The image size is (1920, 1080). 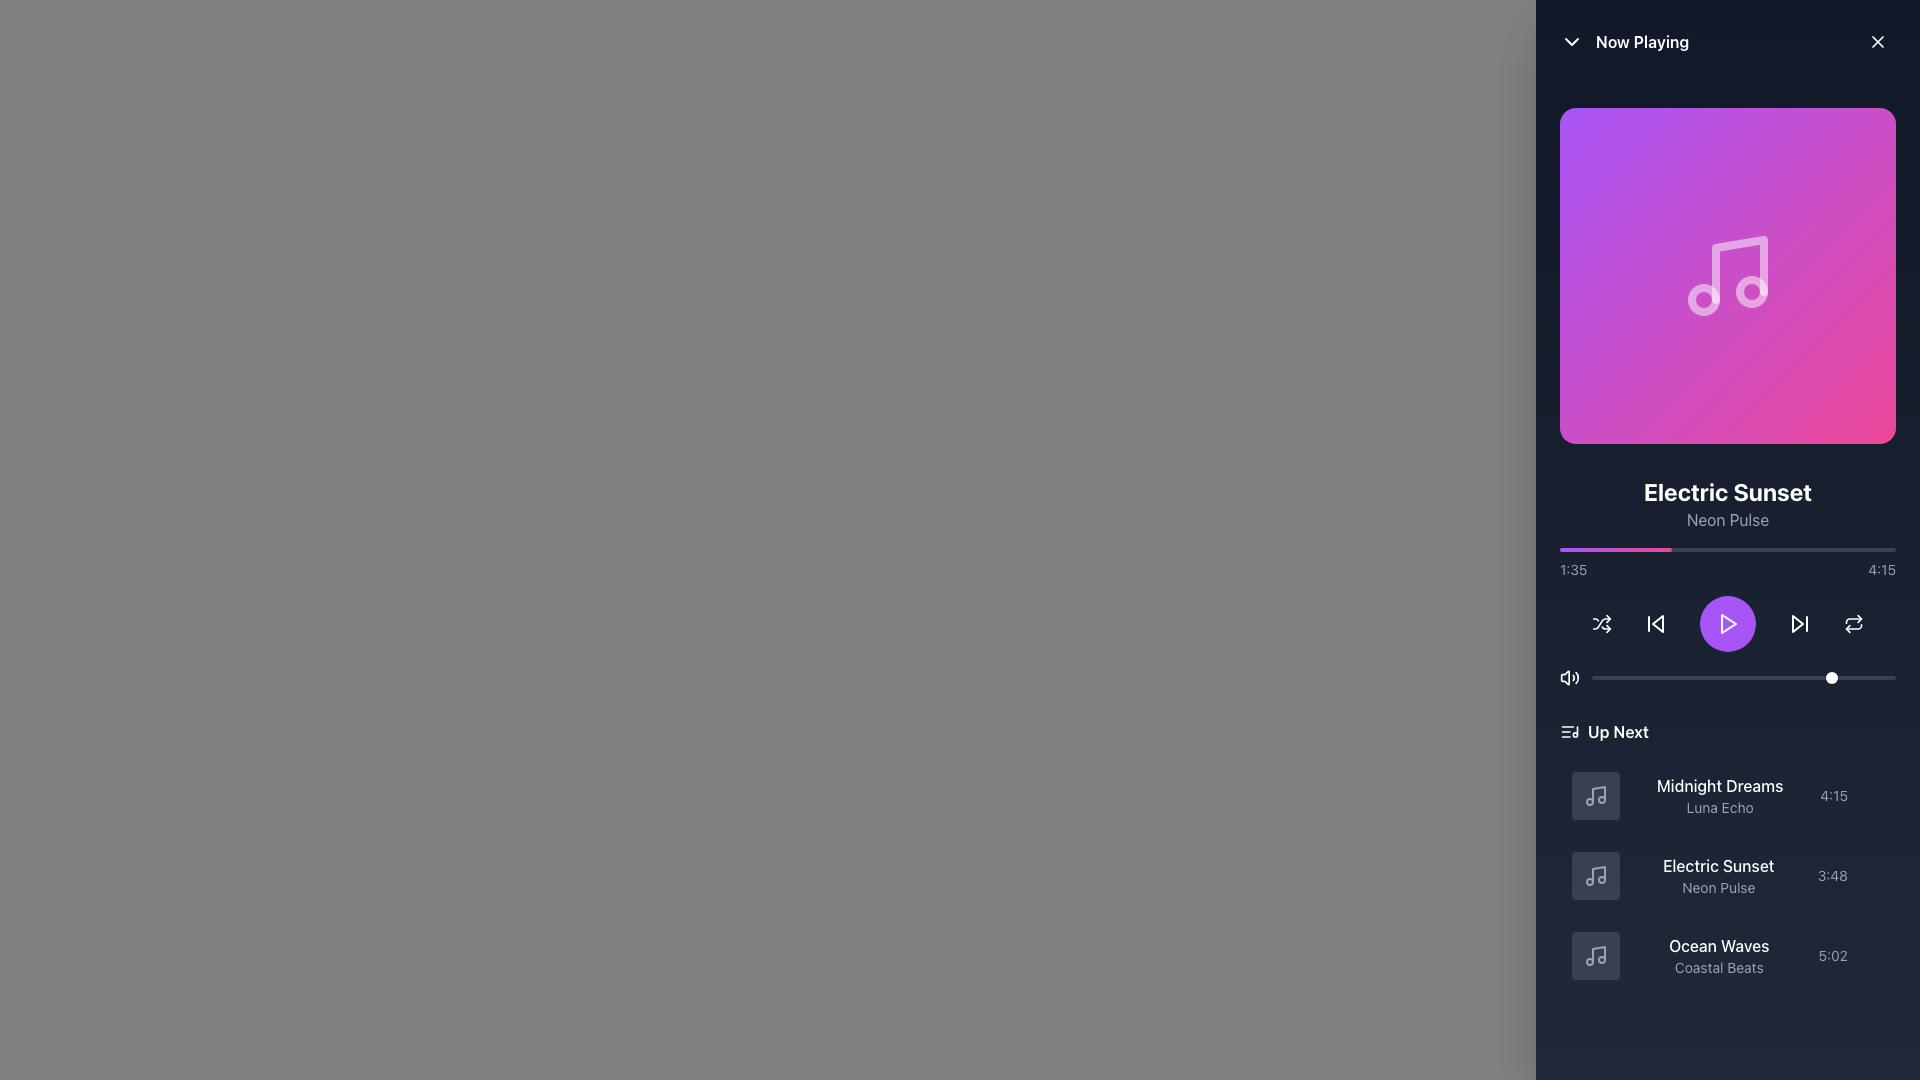 I want to click on the play/pause button located in the center of the music player interface to play or pause the currently selected audio track, so click(x=1727, y=623).